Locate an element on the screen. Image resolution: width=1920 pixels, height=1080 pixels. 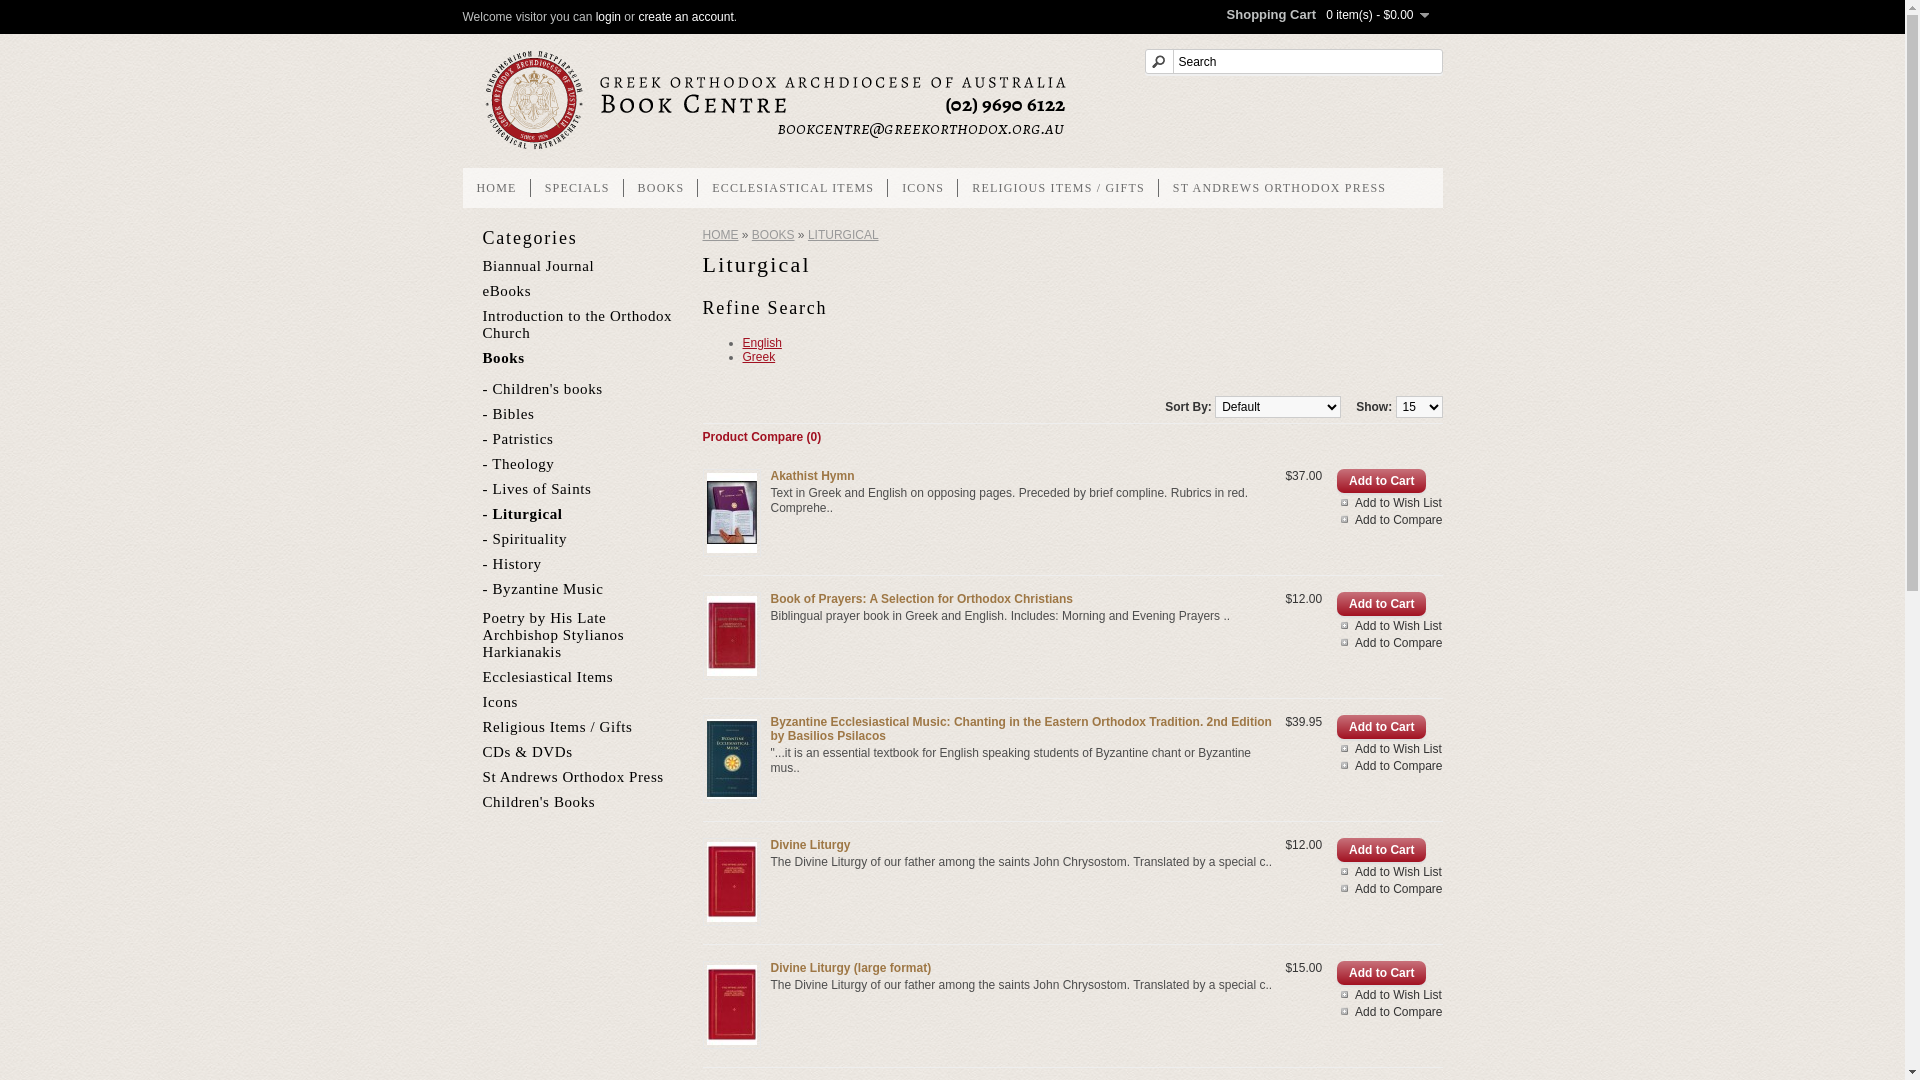
'Children's Books' is located at coordinates (538, 801).